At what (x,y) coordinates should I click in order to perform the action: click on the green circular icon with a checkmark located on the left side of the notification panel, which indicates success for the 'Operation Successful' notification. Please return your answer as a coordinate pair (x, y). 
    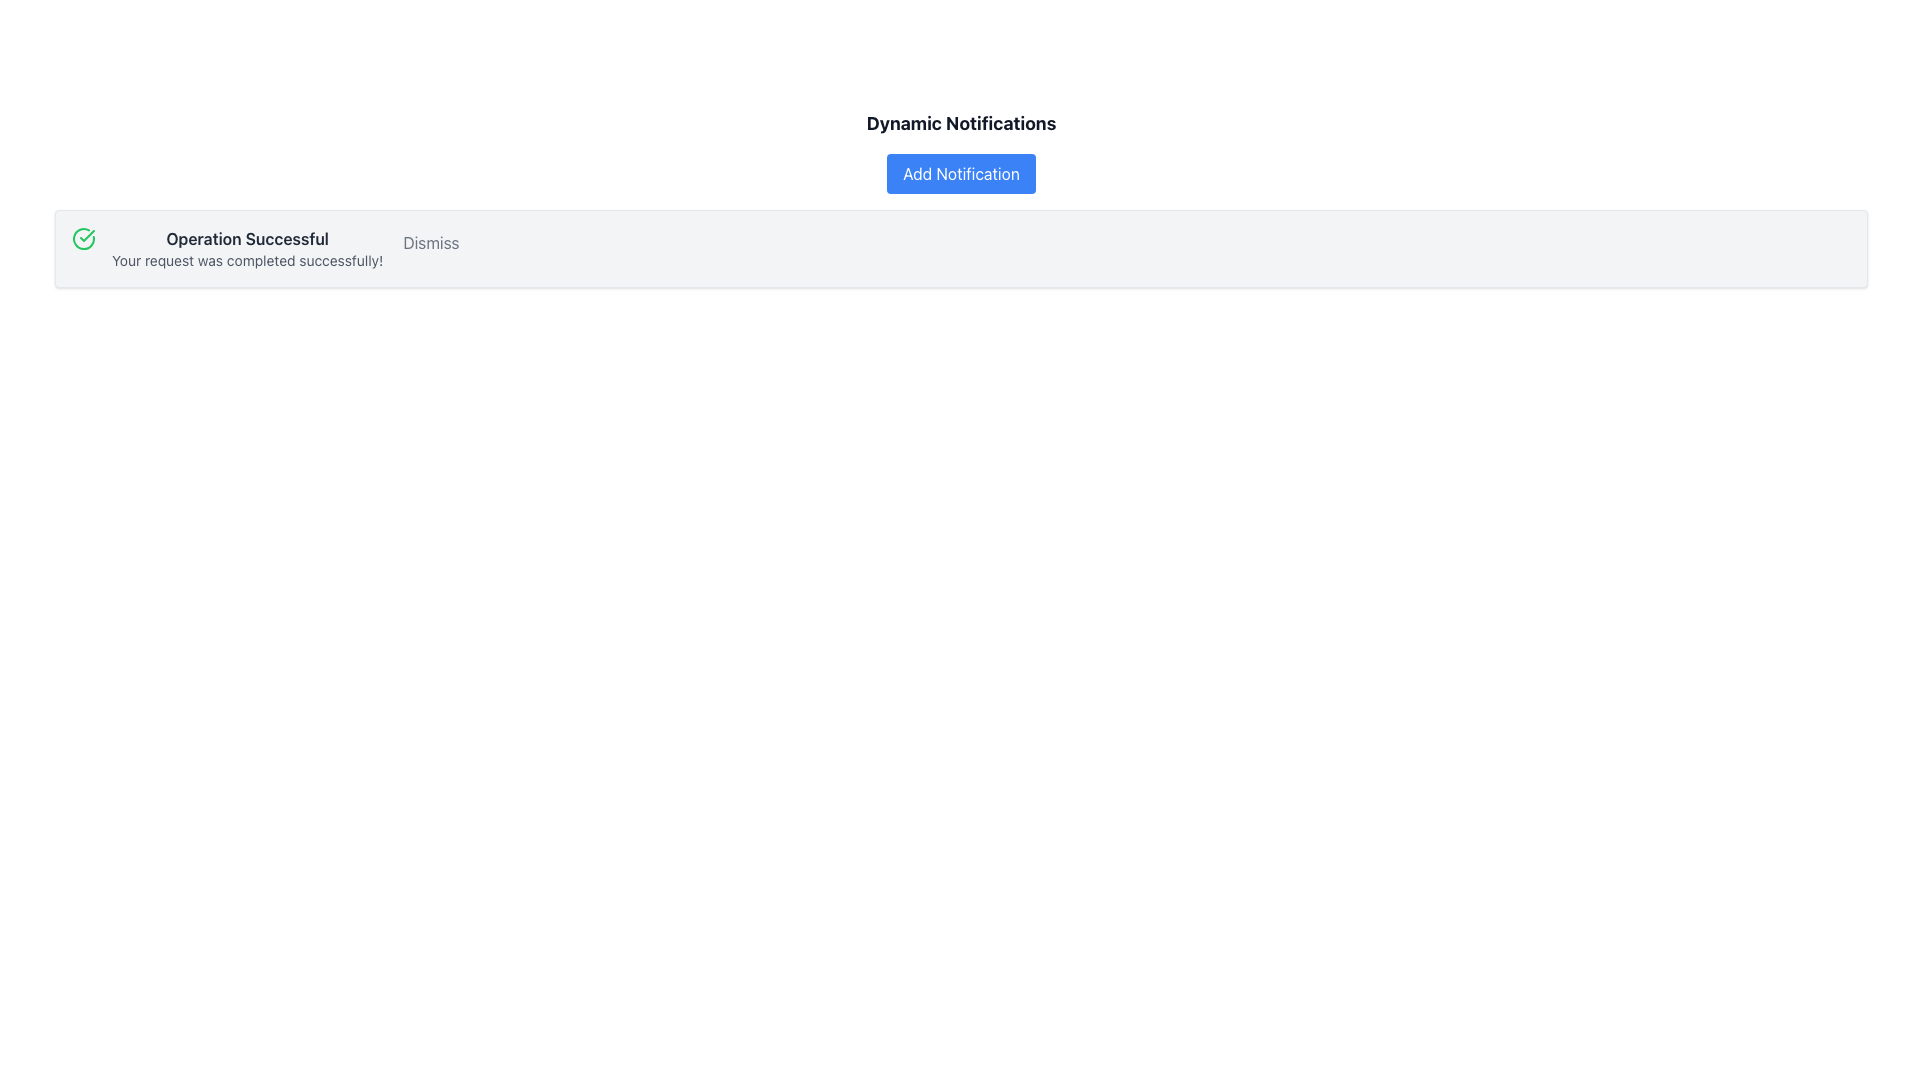
    Looking at the image, I should click on (82, 238).